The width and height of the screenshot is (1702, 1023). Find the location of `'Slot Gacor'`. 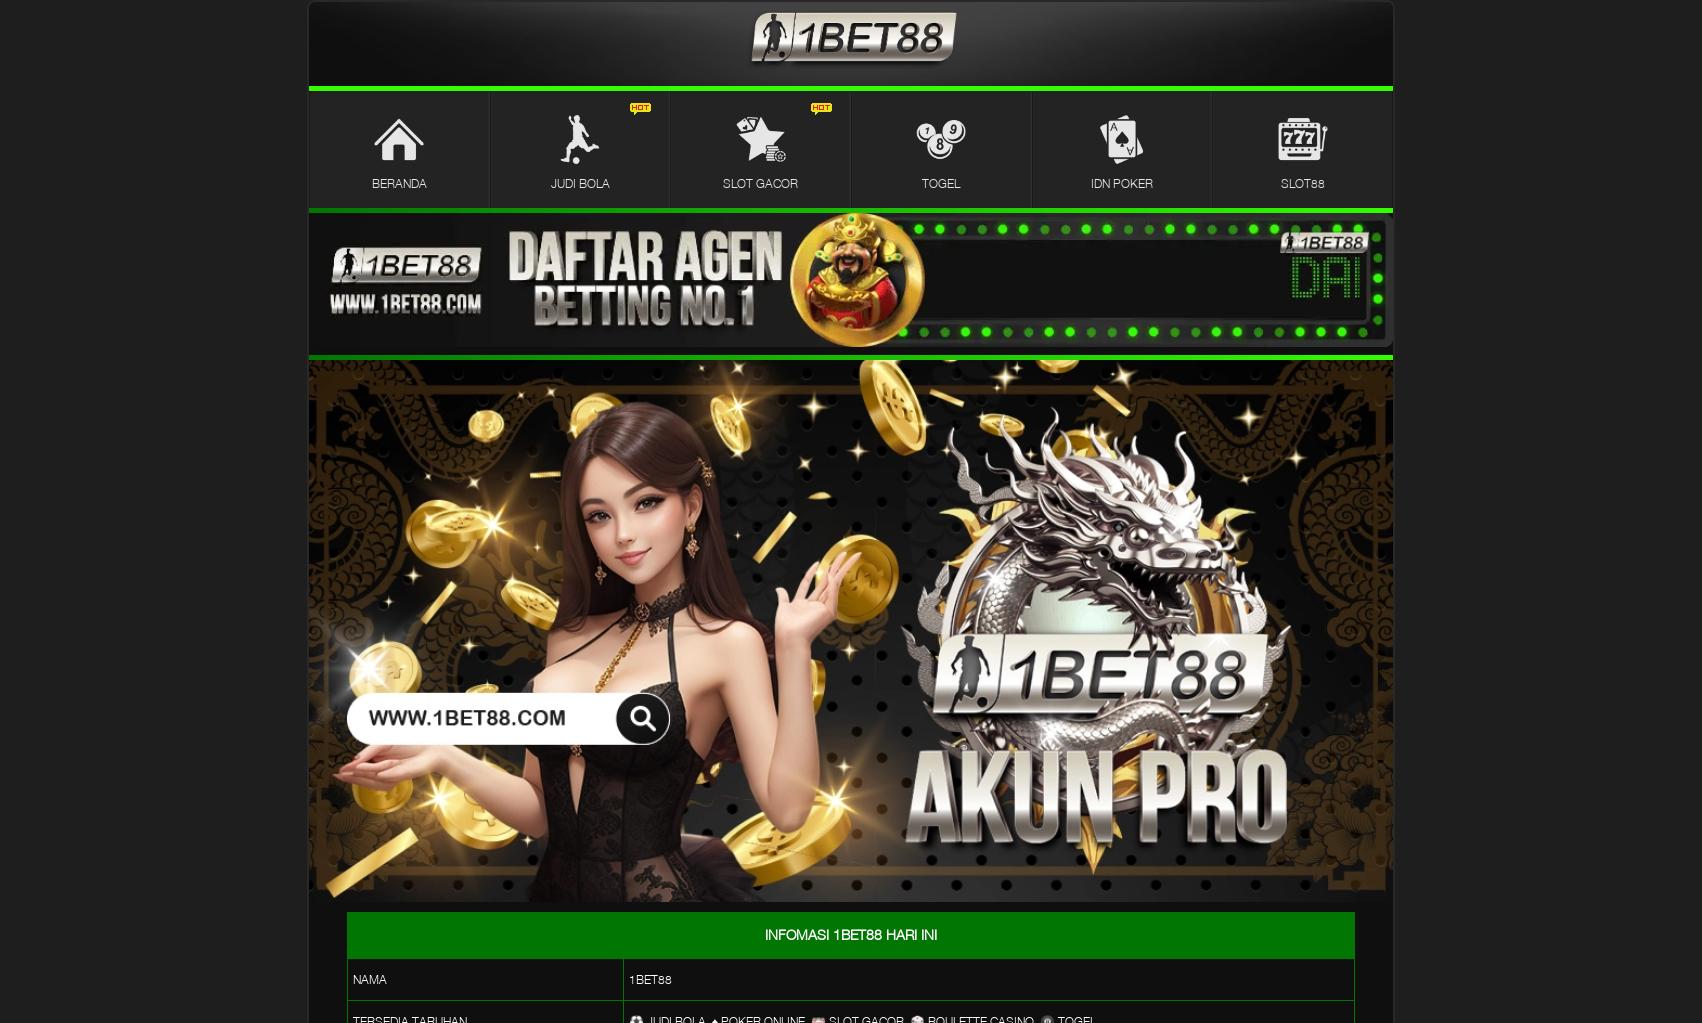

'Slot Gacor' is located at coordinates (759, 182).